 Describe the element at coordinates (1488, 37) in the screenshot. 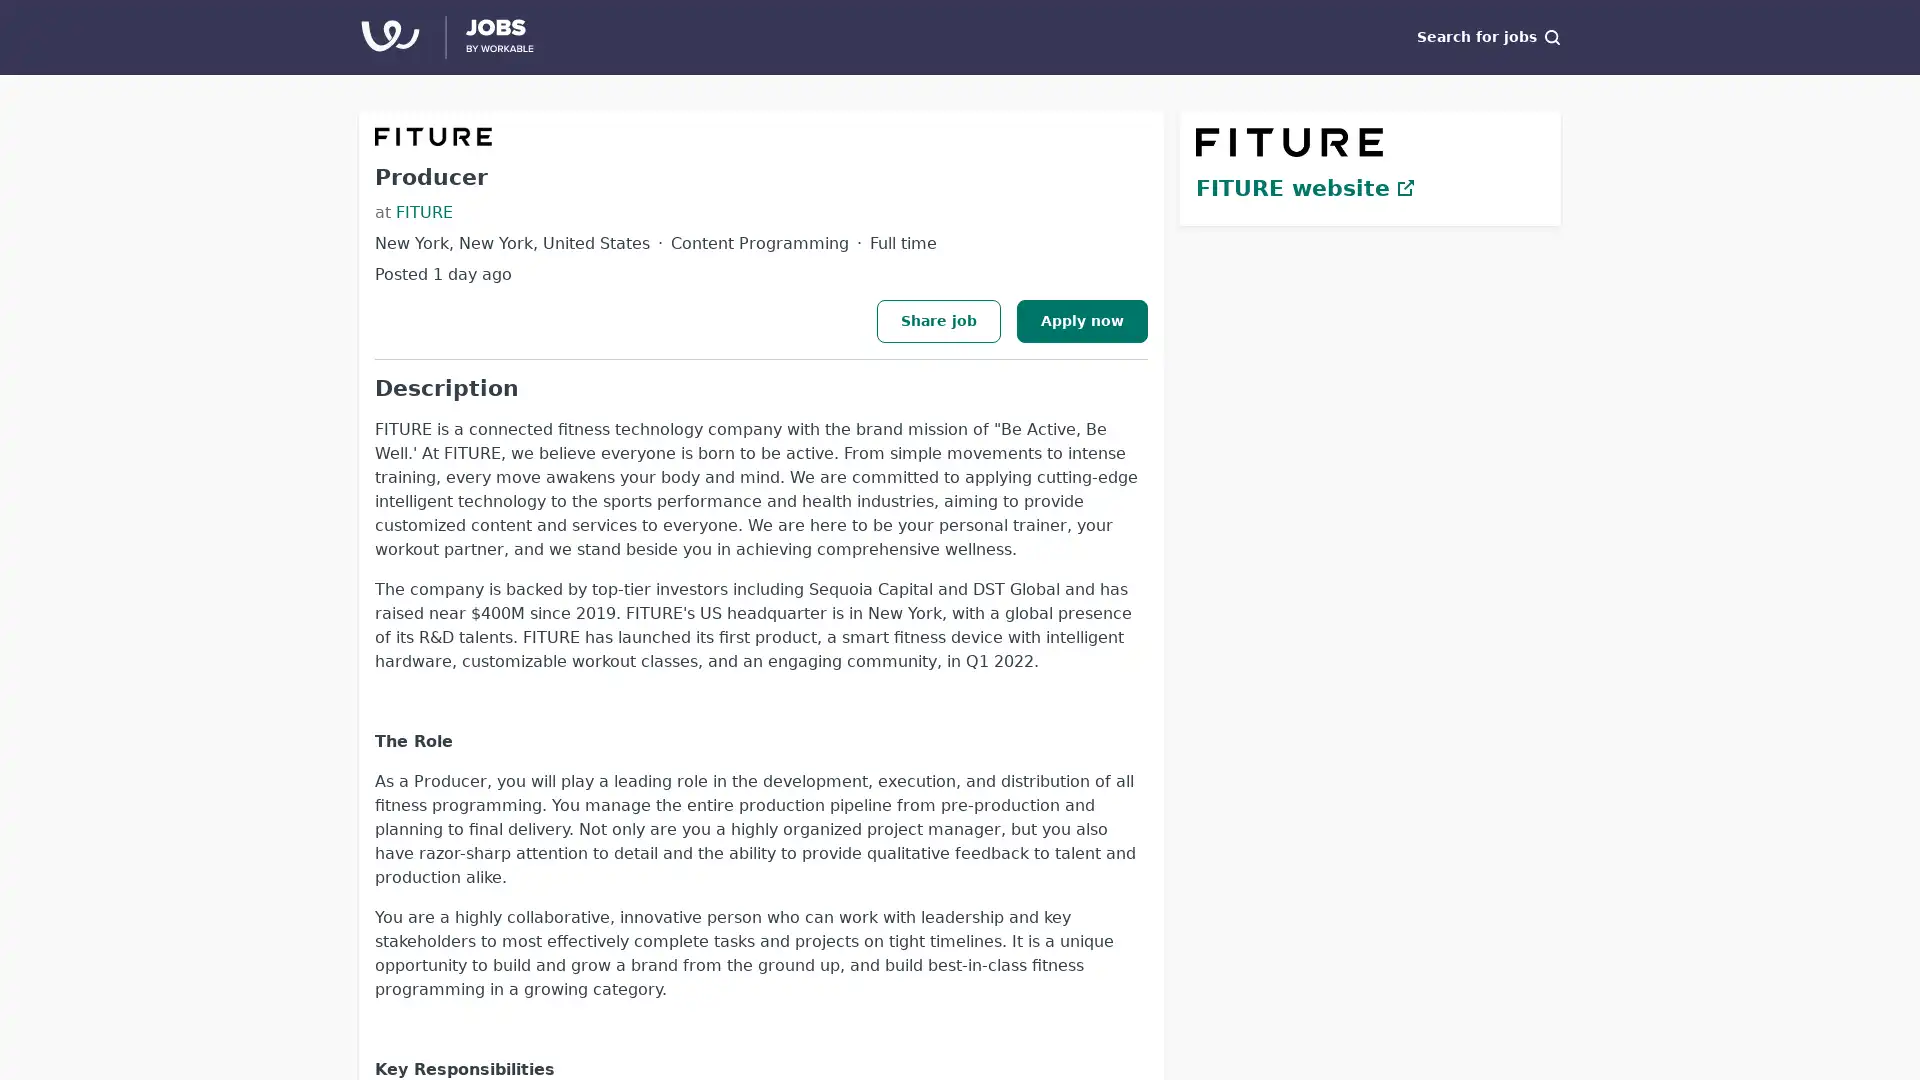

I see `Search for jobs` at that location.